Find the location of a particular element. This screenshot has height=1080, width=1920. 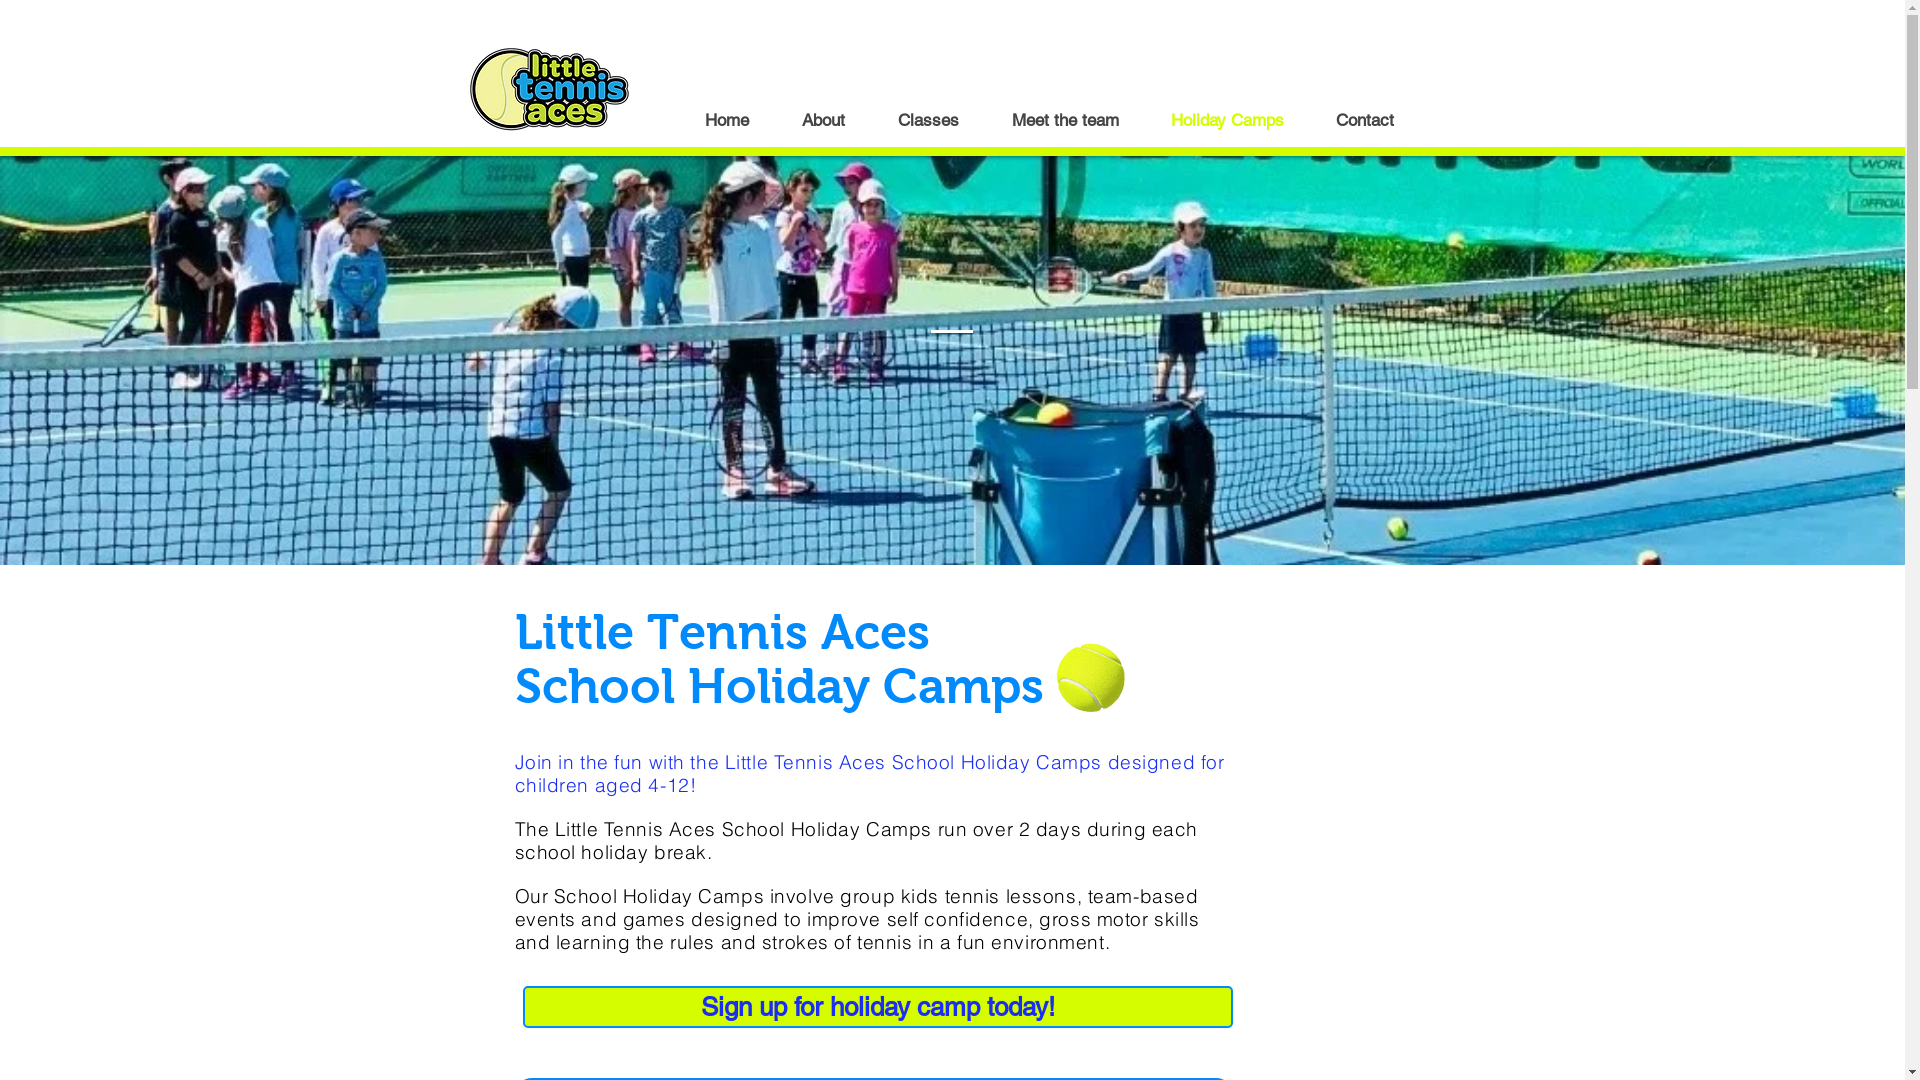

'Classes' is located at coordinates (928, 119).